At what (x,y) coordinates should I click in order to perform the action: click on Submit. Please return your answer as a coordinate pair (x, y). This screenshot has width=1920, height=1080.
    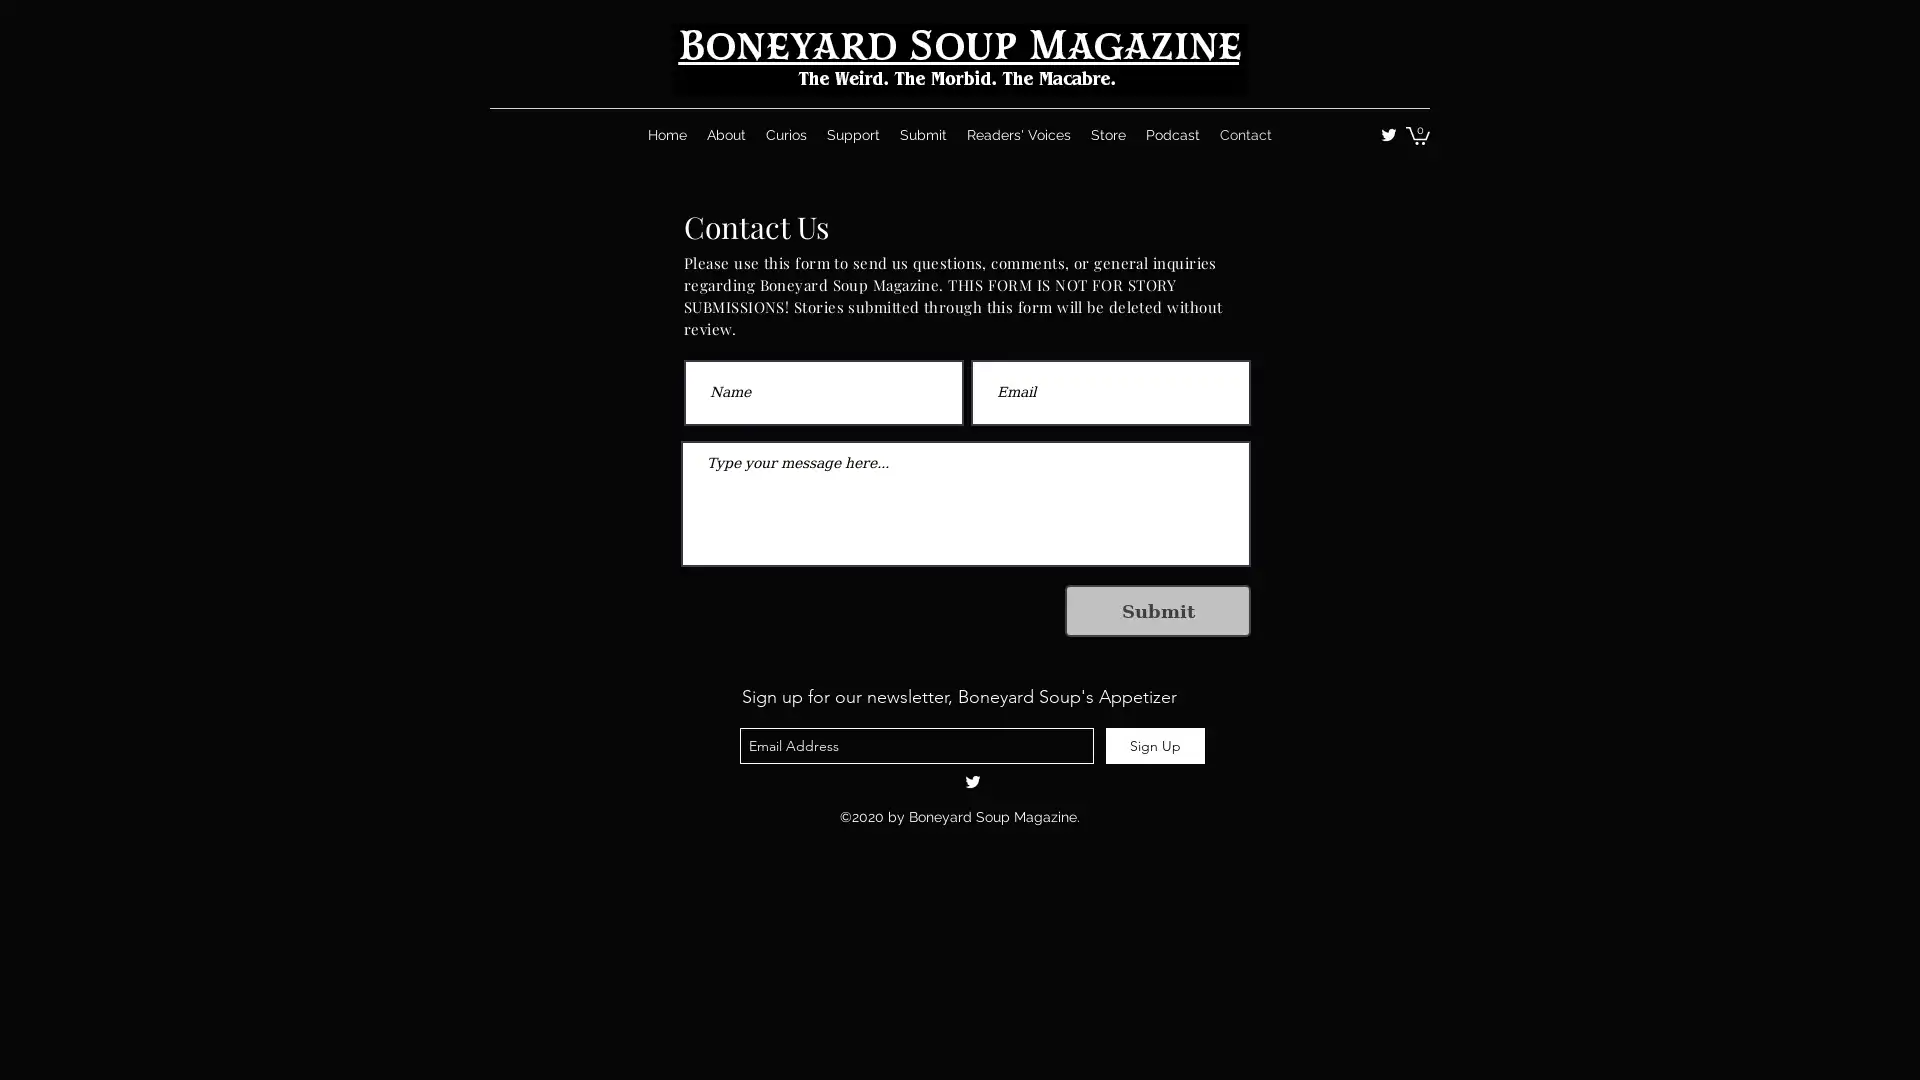
    Looking at the image, I should click on (1157, 609).